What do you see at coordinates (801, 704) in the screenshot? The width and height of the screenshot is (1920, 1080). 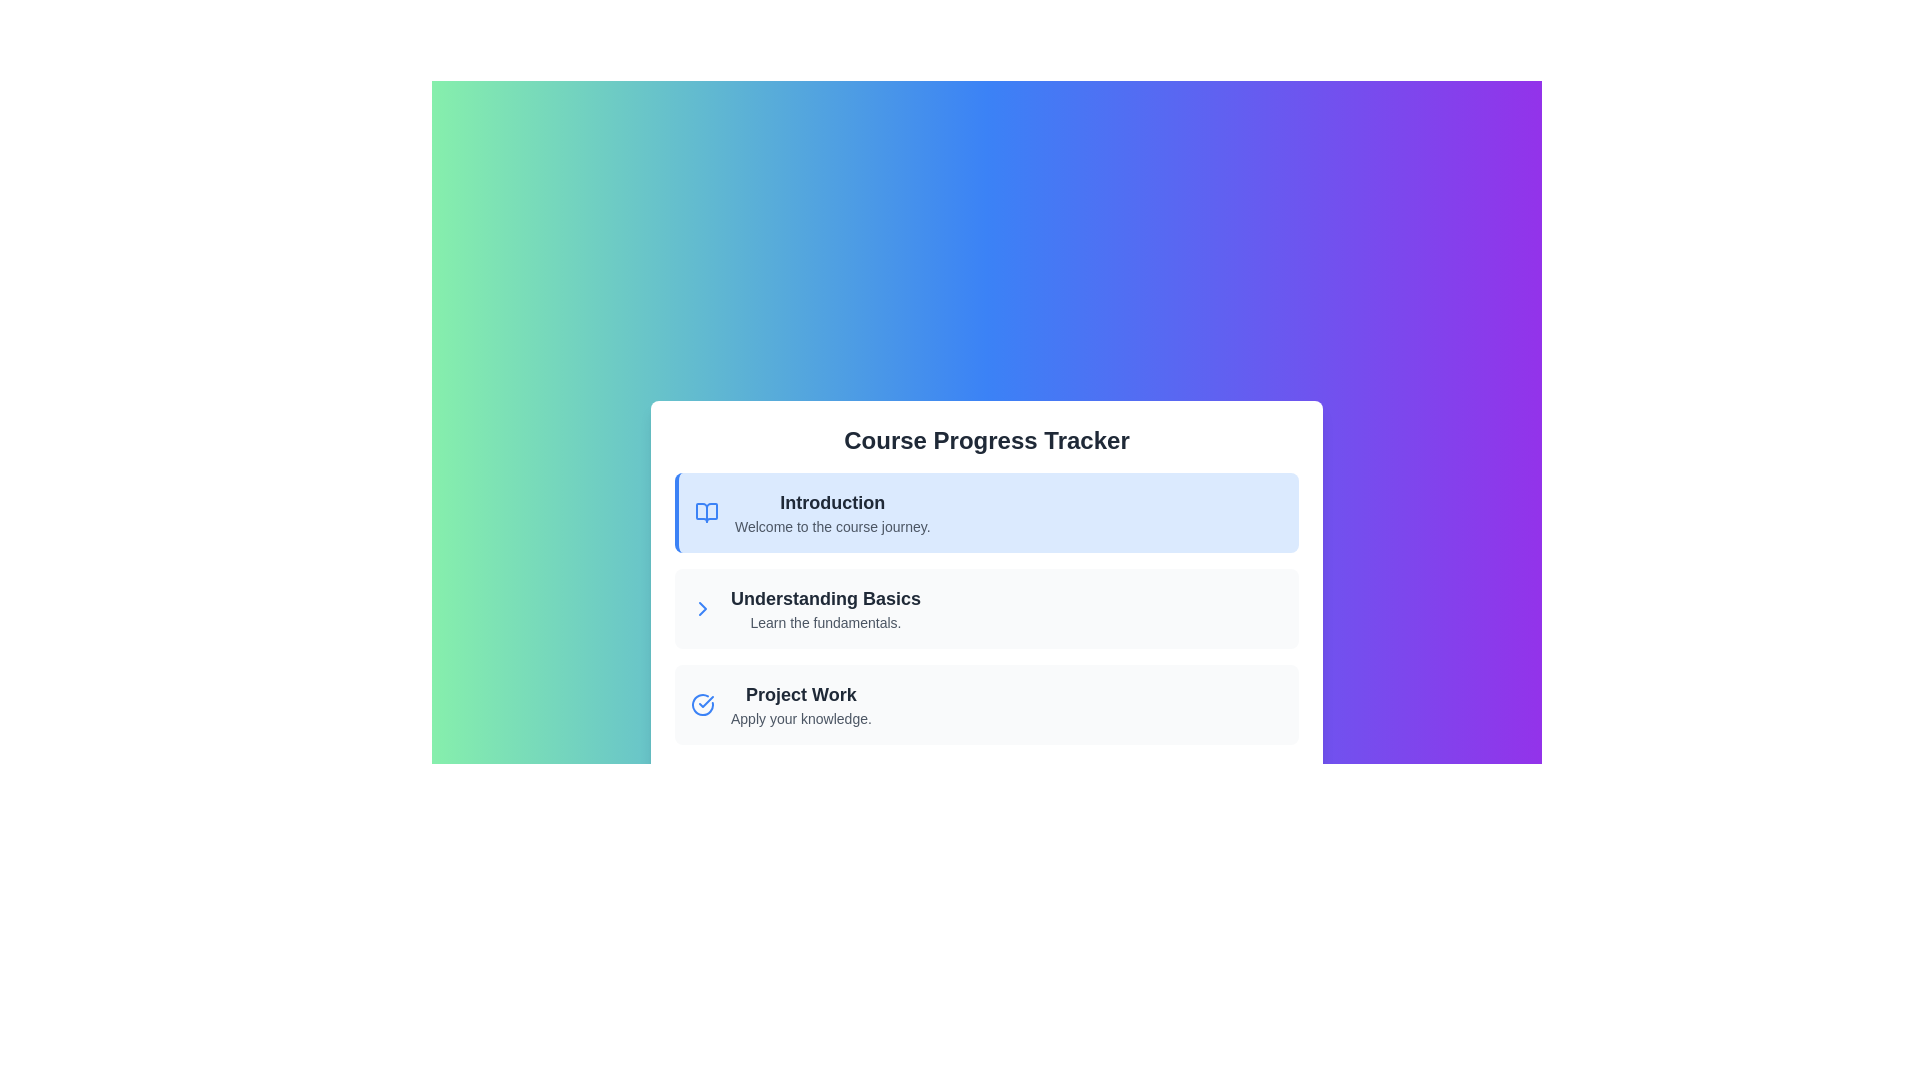 I see `text contents of the Label with subtitle element that displays 'Project Work' and 'Apply your knowledge.'` at bounding box center [801, 704].